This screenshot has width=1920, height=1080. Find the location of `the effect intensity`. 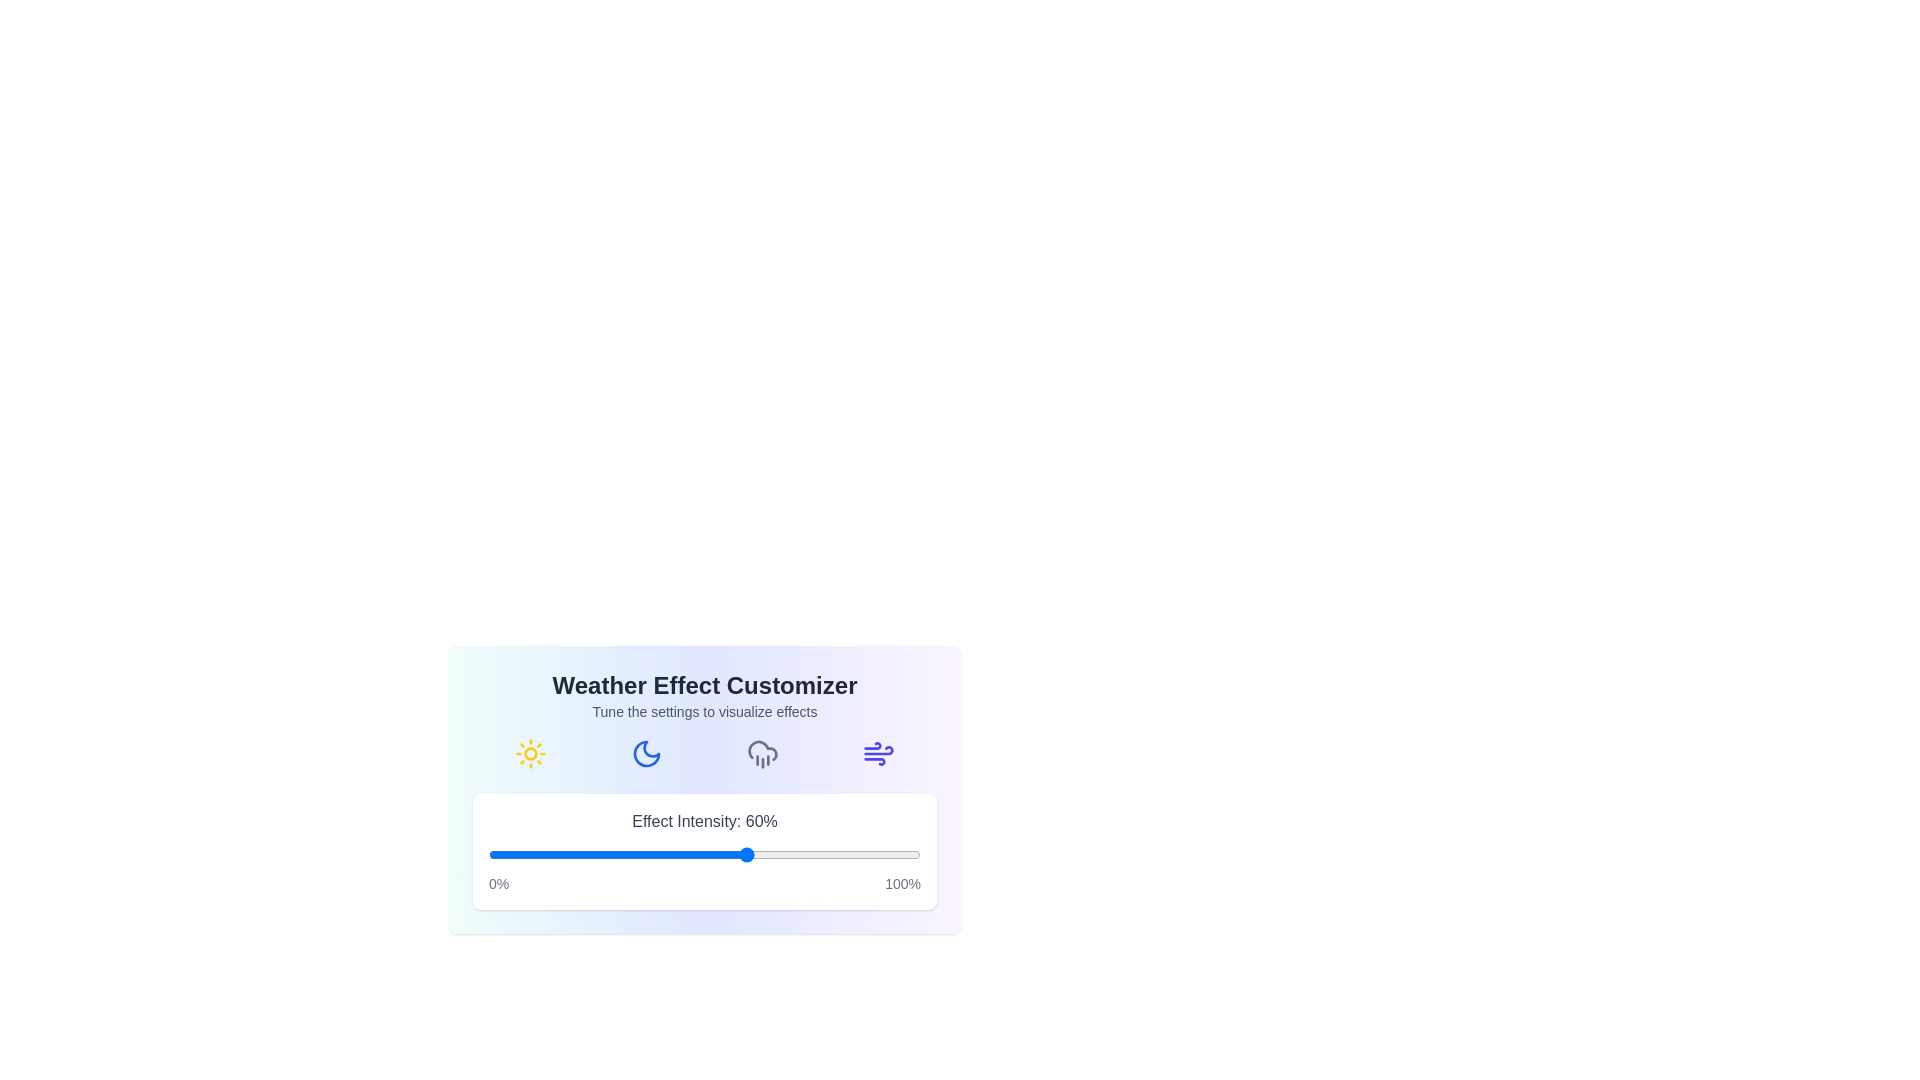

the effect intensity is located at coordinates (869, 855).